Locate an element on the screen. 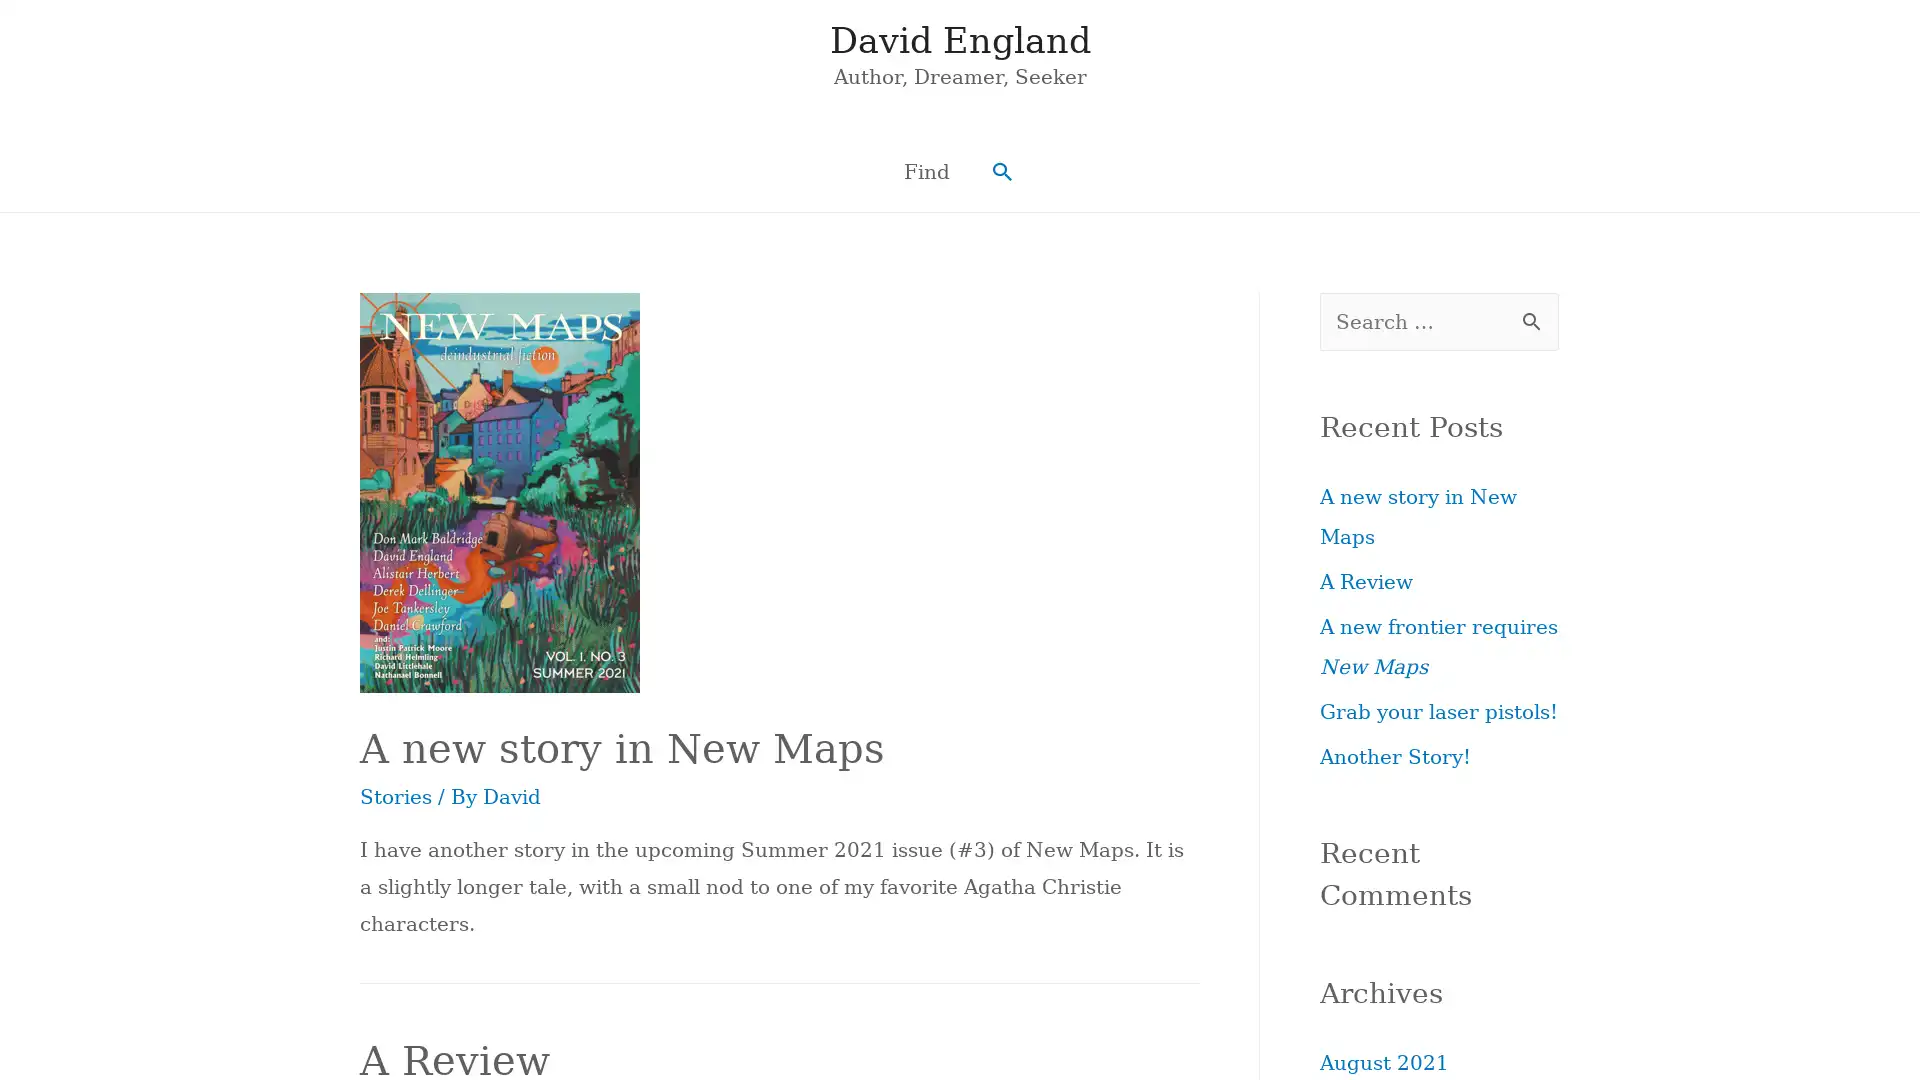  Search is located at coordinates (1535, 323).